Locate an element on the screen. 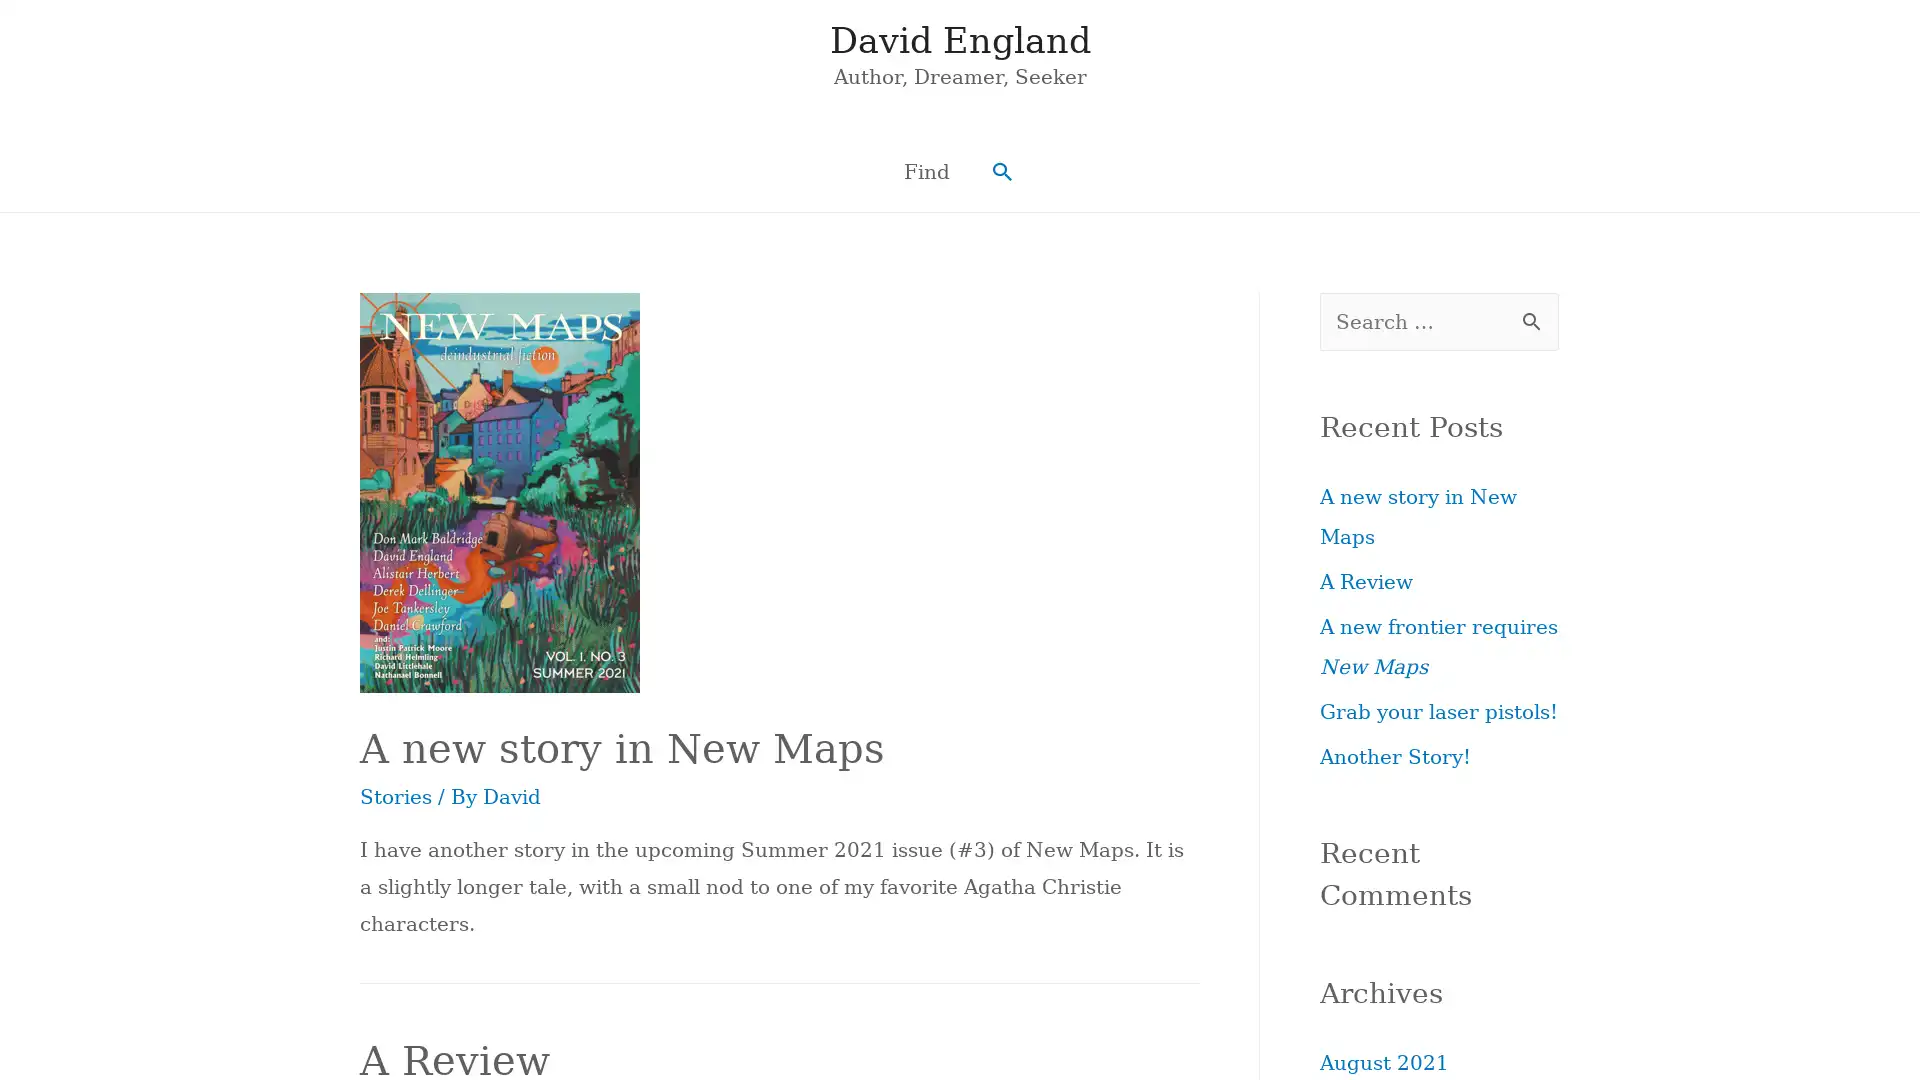  Search is located at coordinates (1535, 323).